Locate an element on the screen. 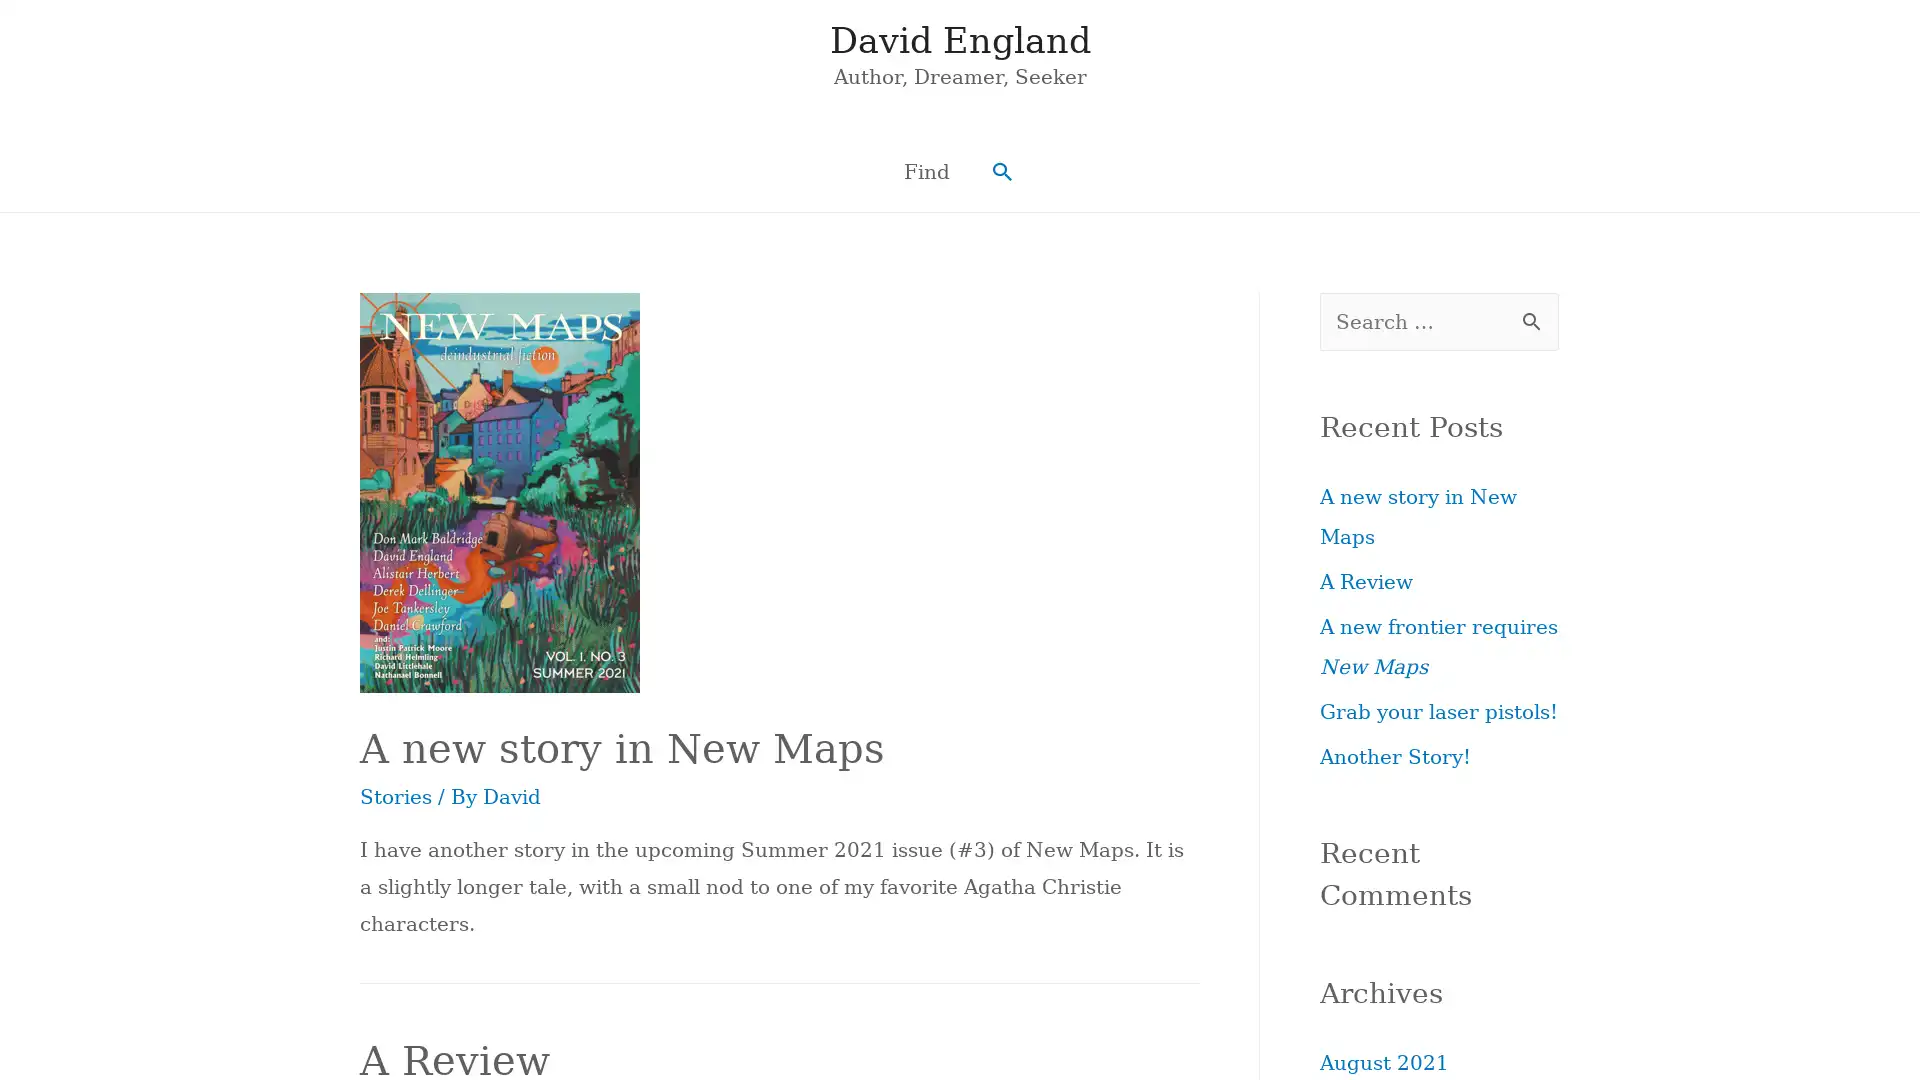  Search is located at coordinates (1535, 323).